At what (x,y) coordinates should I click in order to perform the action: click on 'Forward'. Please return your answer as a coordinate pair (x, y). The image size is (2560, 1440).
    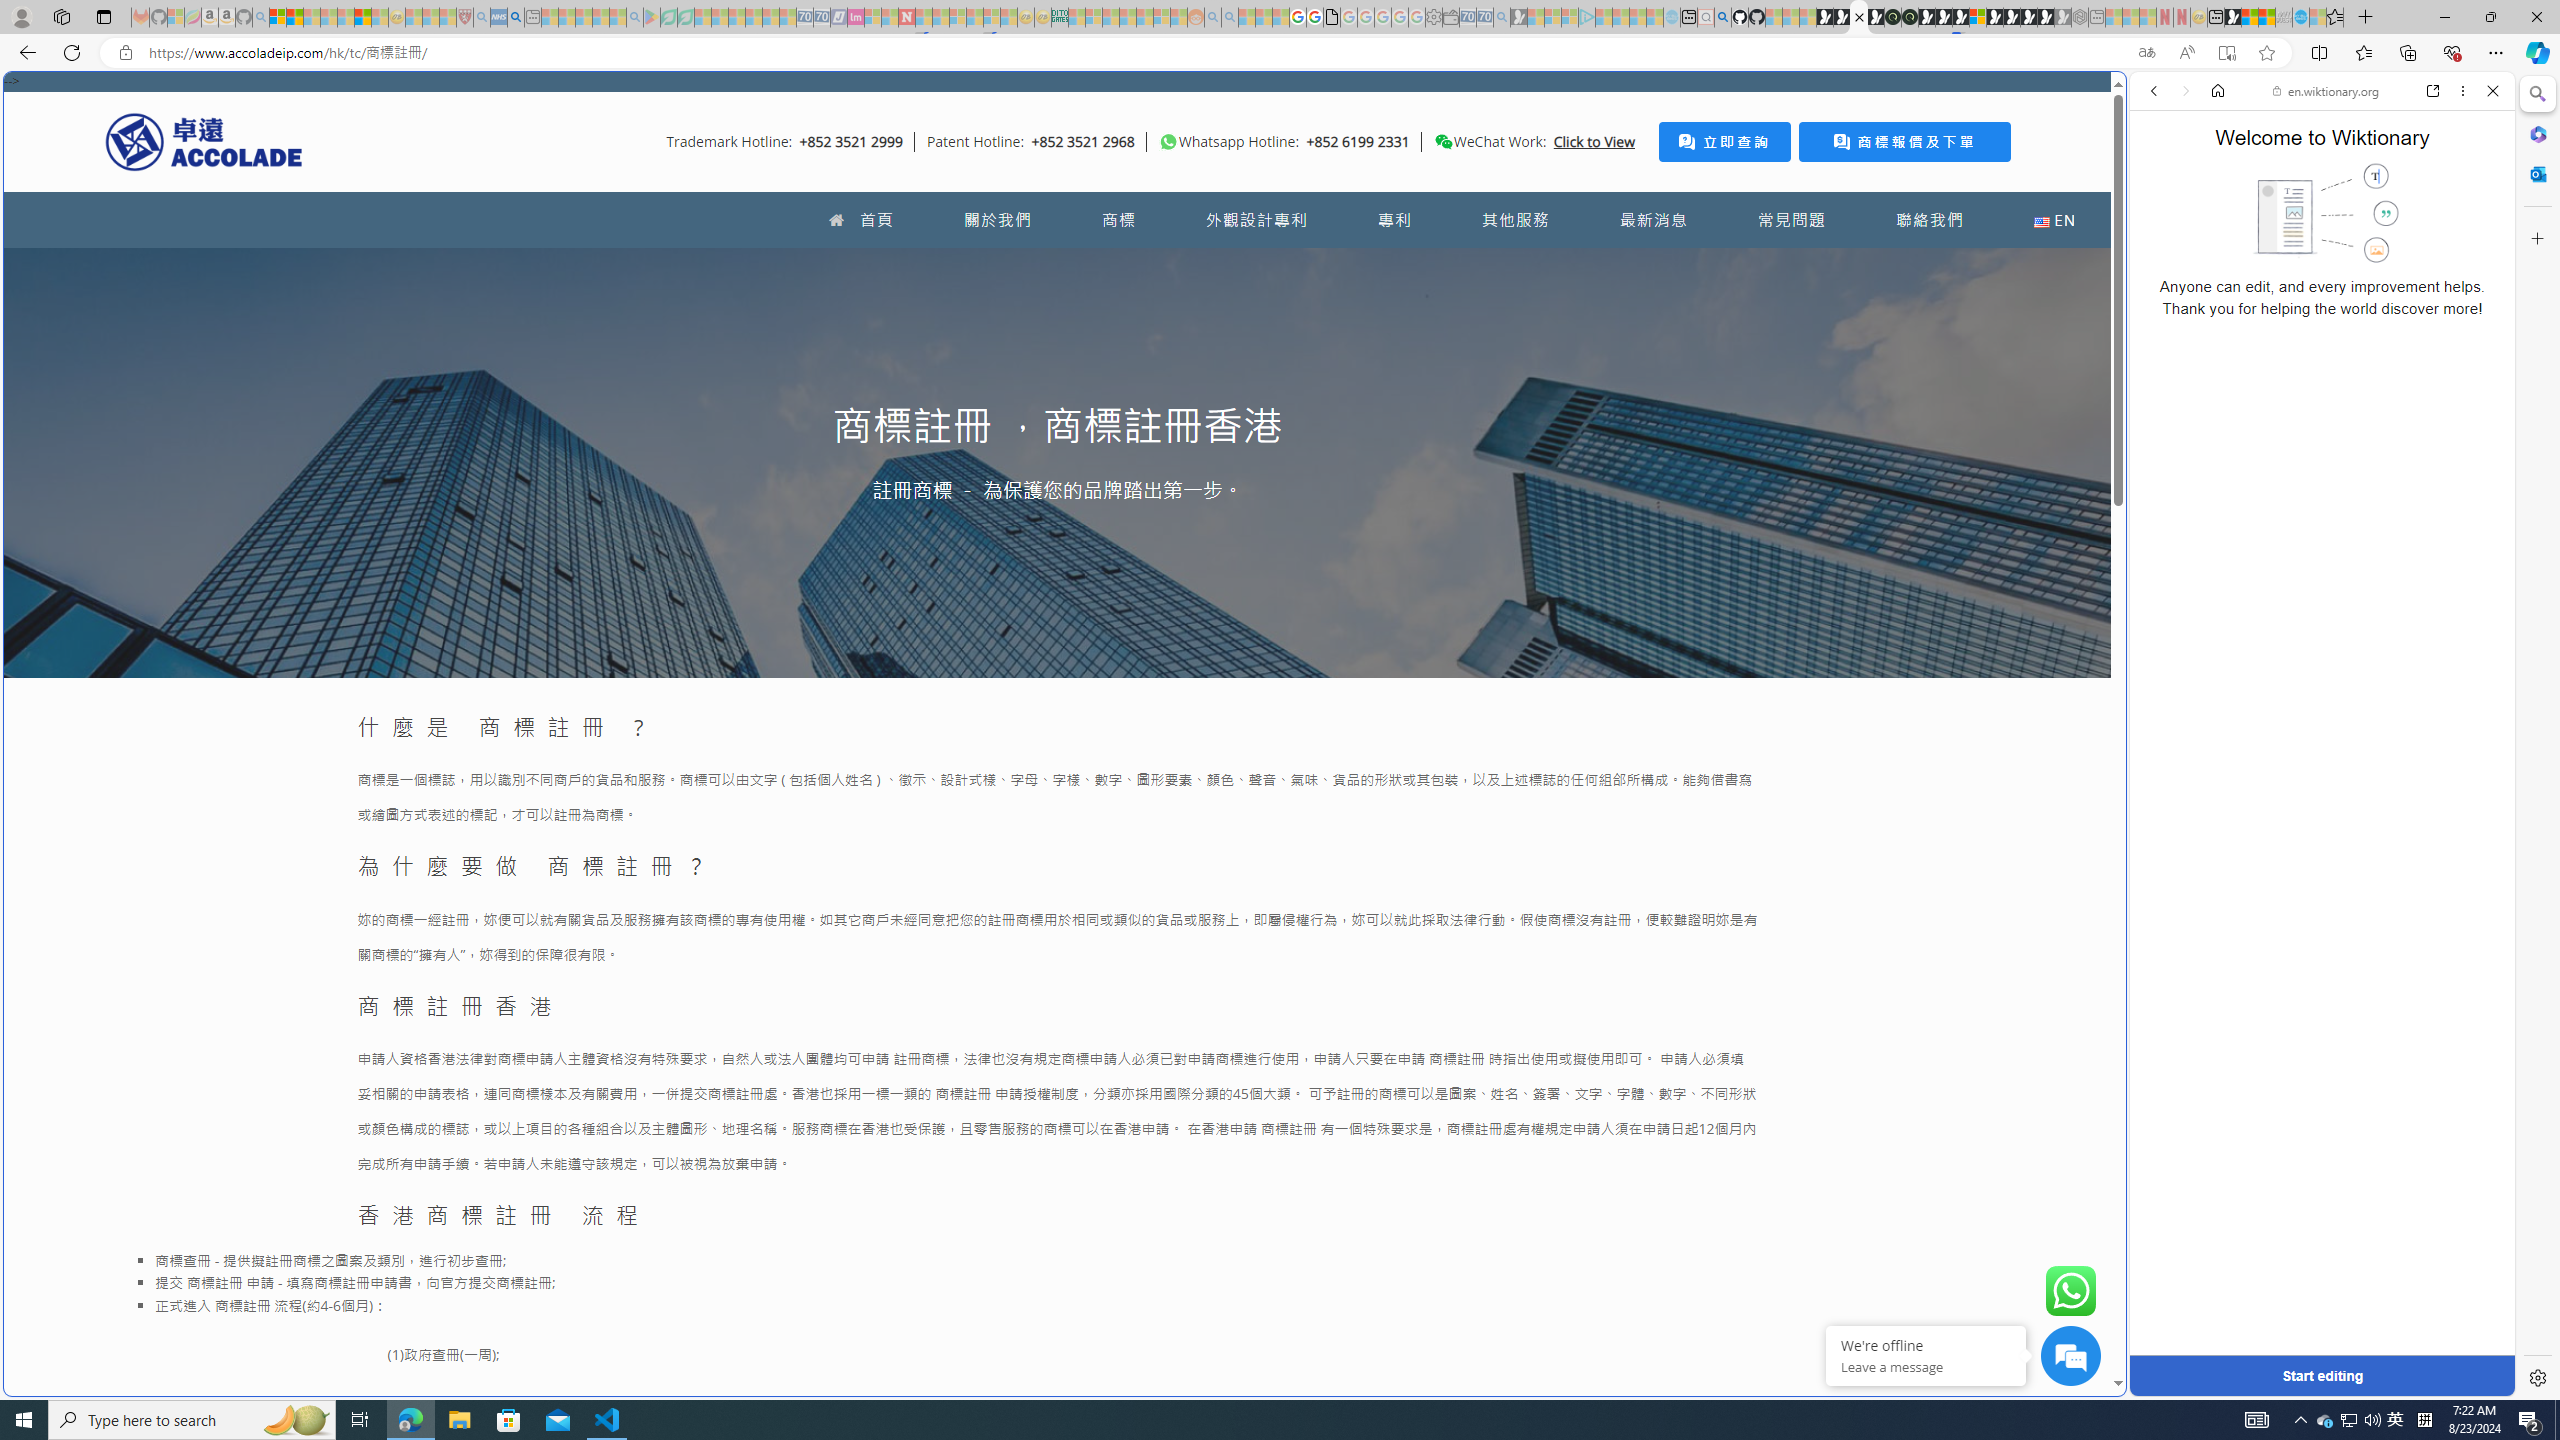
    Looking at the image, I should click on (2184, 89).